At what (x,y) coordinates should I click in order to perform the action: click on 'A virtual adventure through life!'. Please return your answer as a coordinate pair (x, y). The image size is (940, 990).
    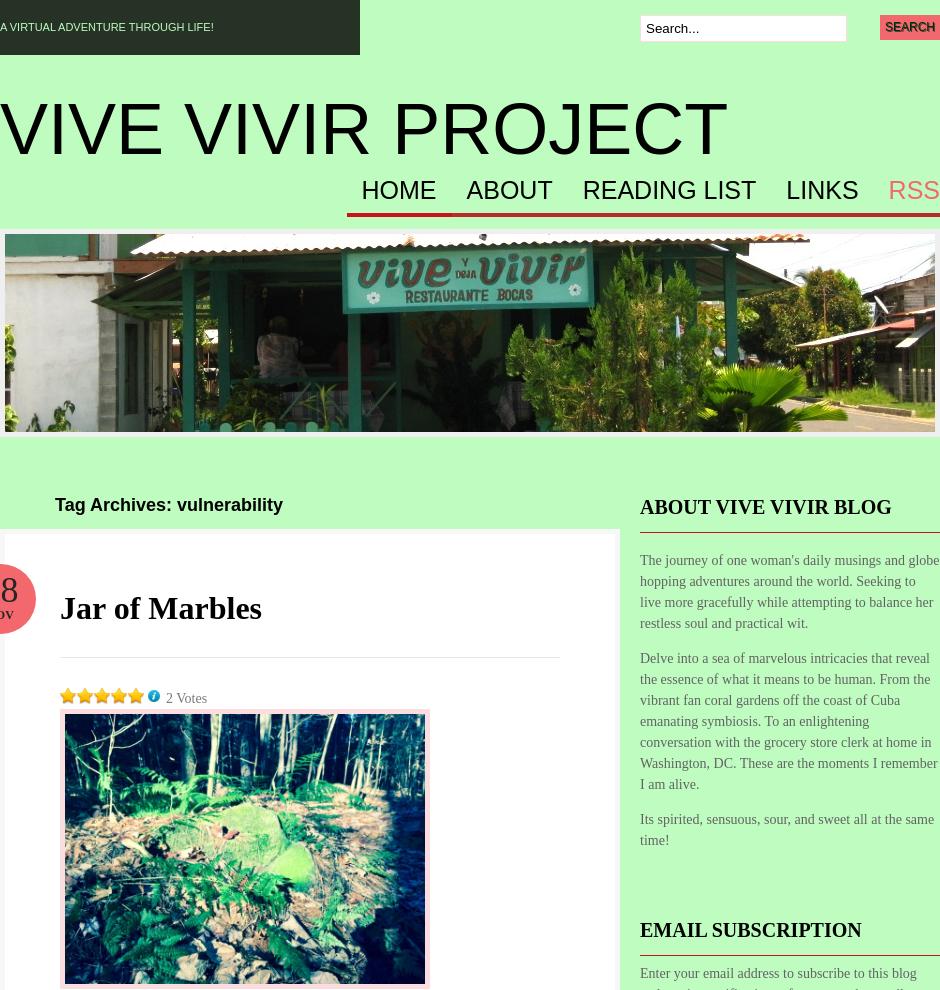
    Looking at the image, I should click on (106, 26).